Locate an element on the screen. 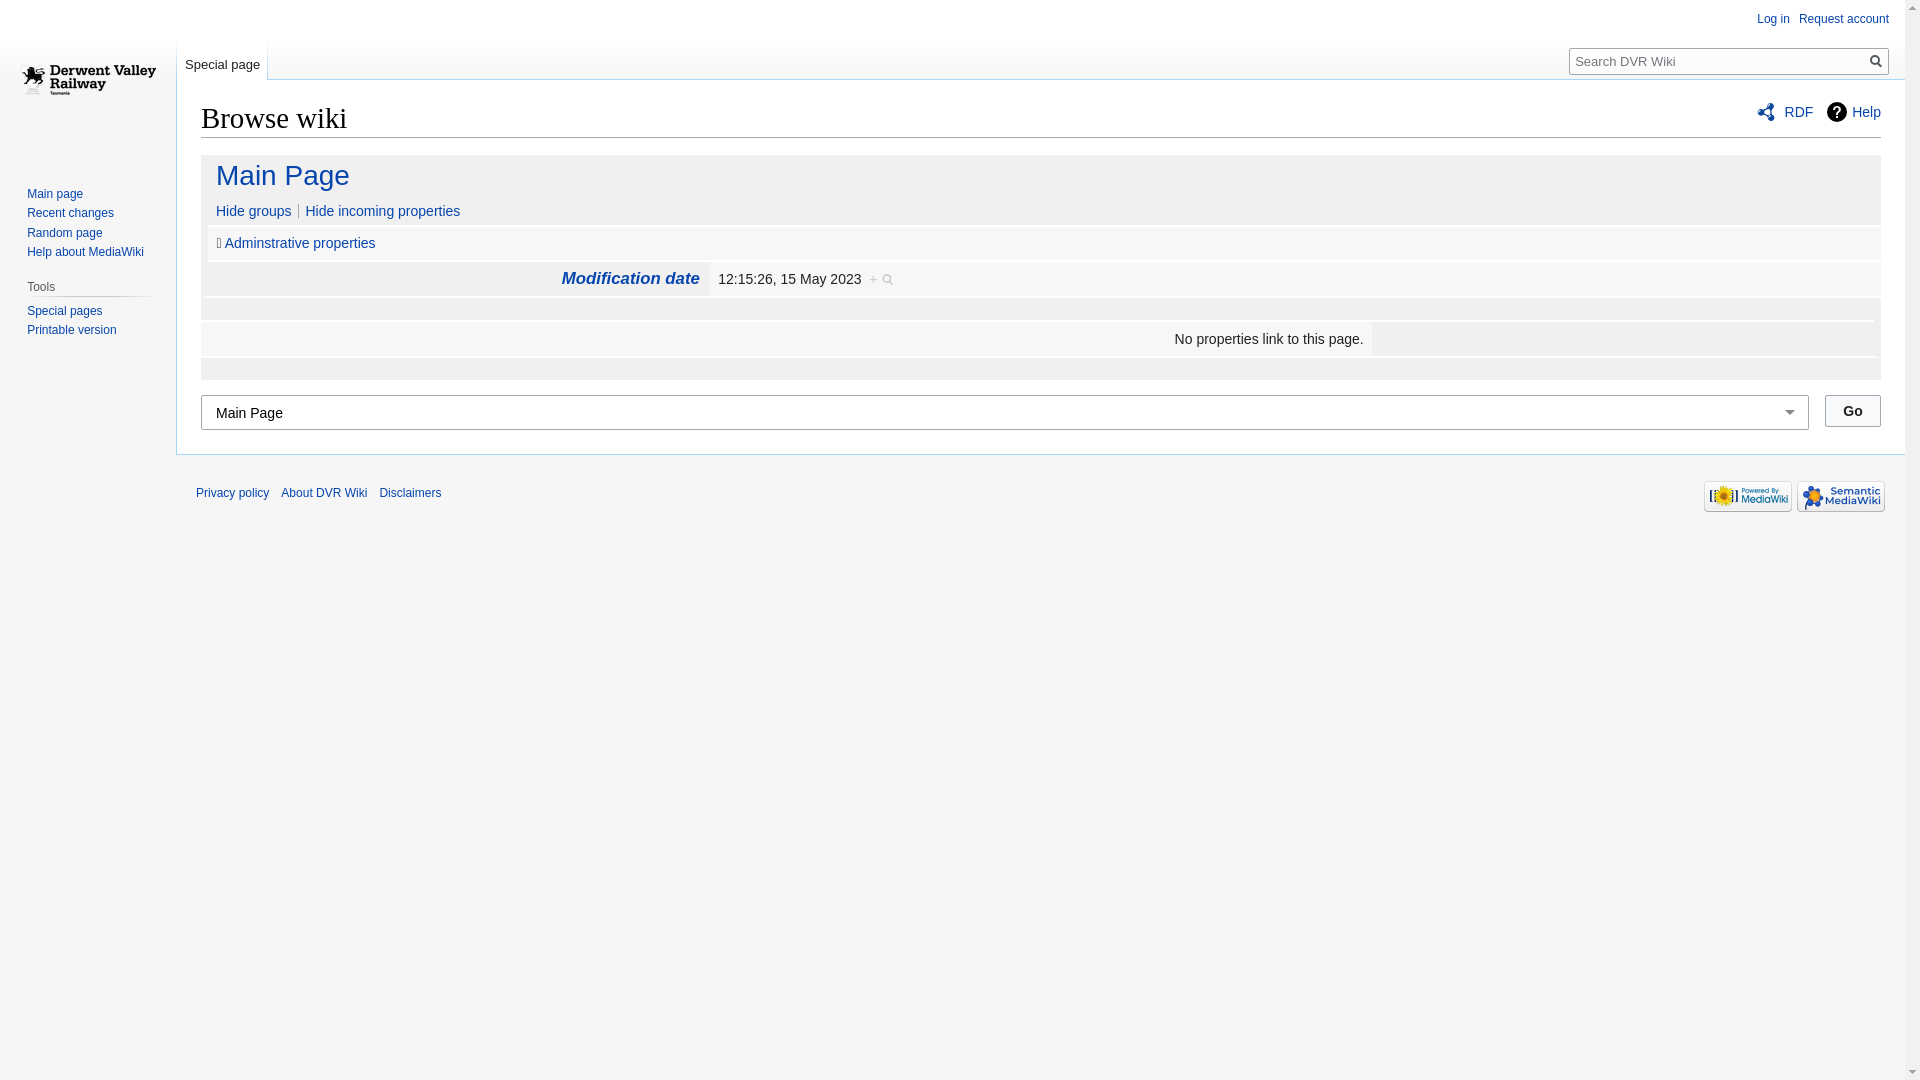 This screenshot has width=1920, height=1080. 'Adminstrative properties' is located at coordinates (225, 242).